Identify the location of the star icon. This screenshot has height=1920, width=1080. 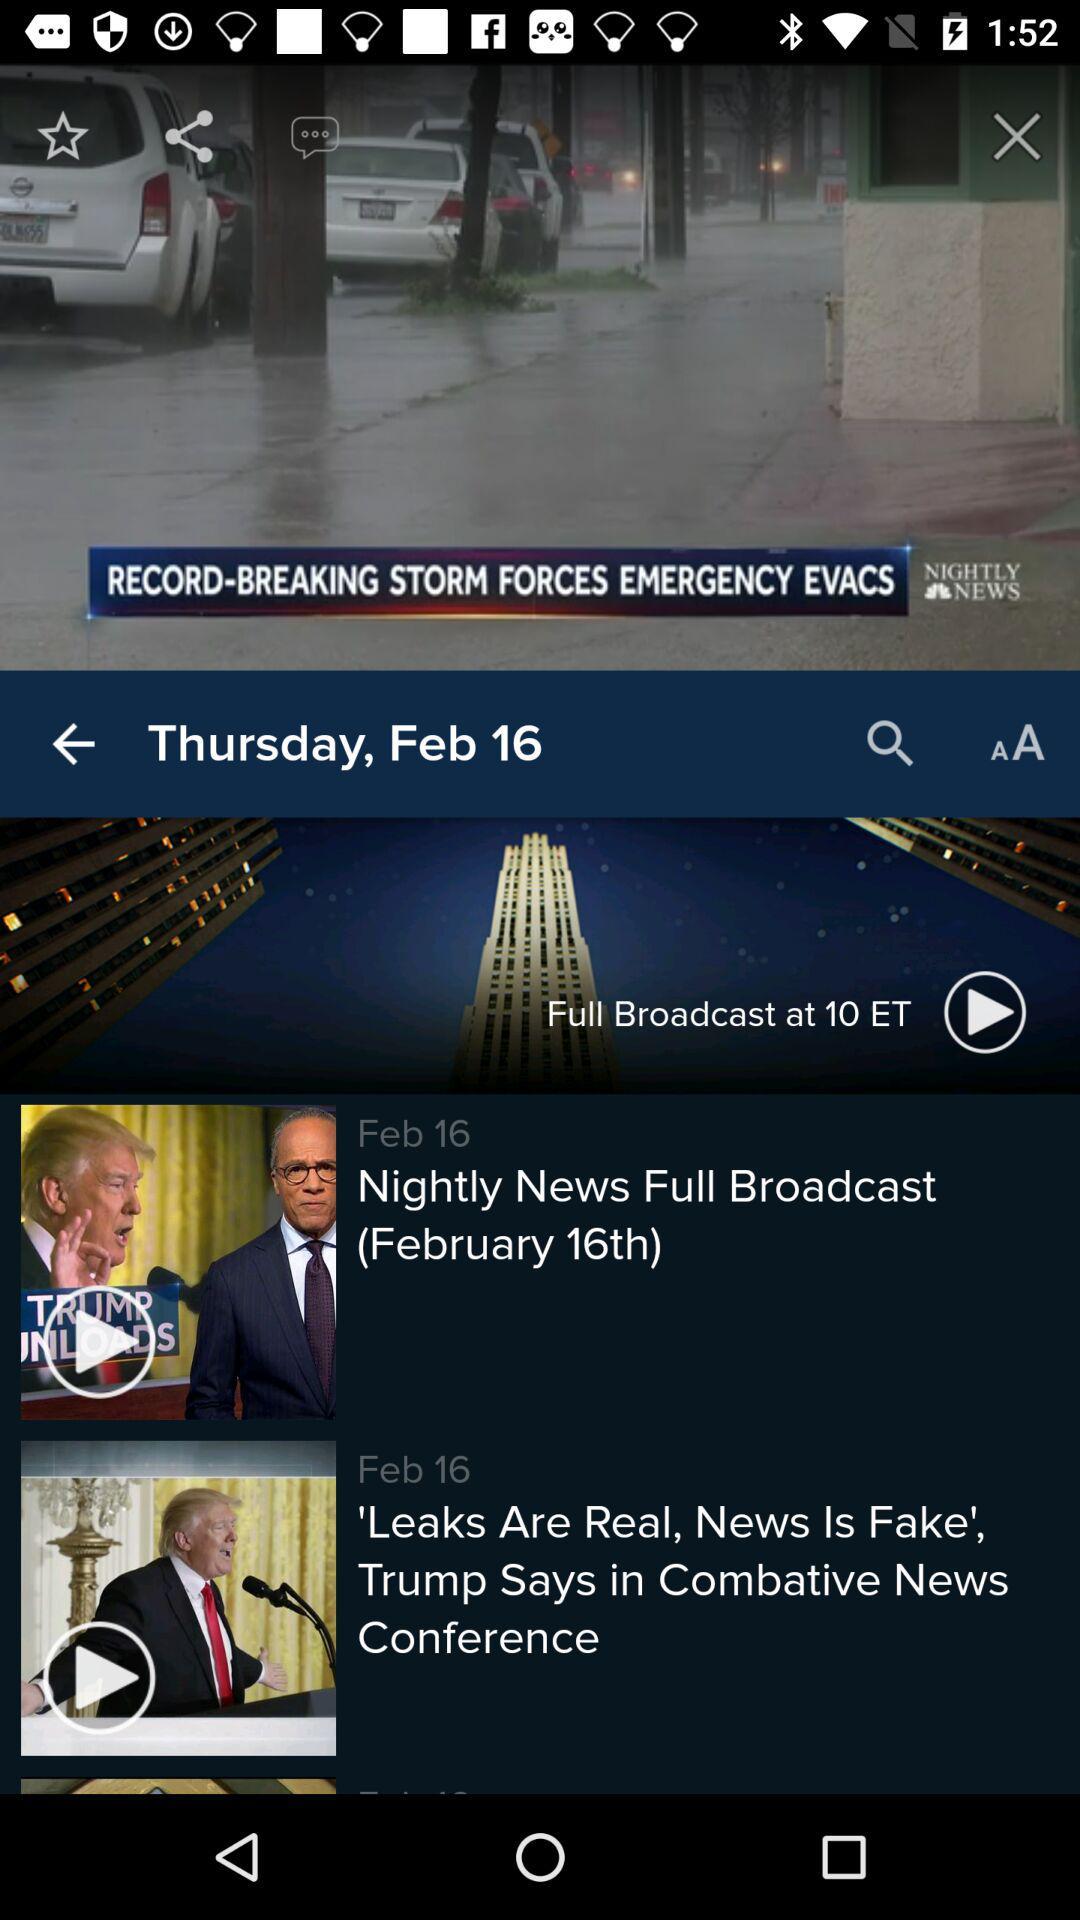
(61, 135).